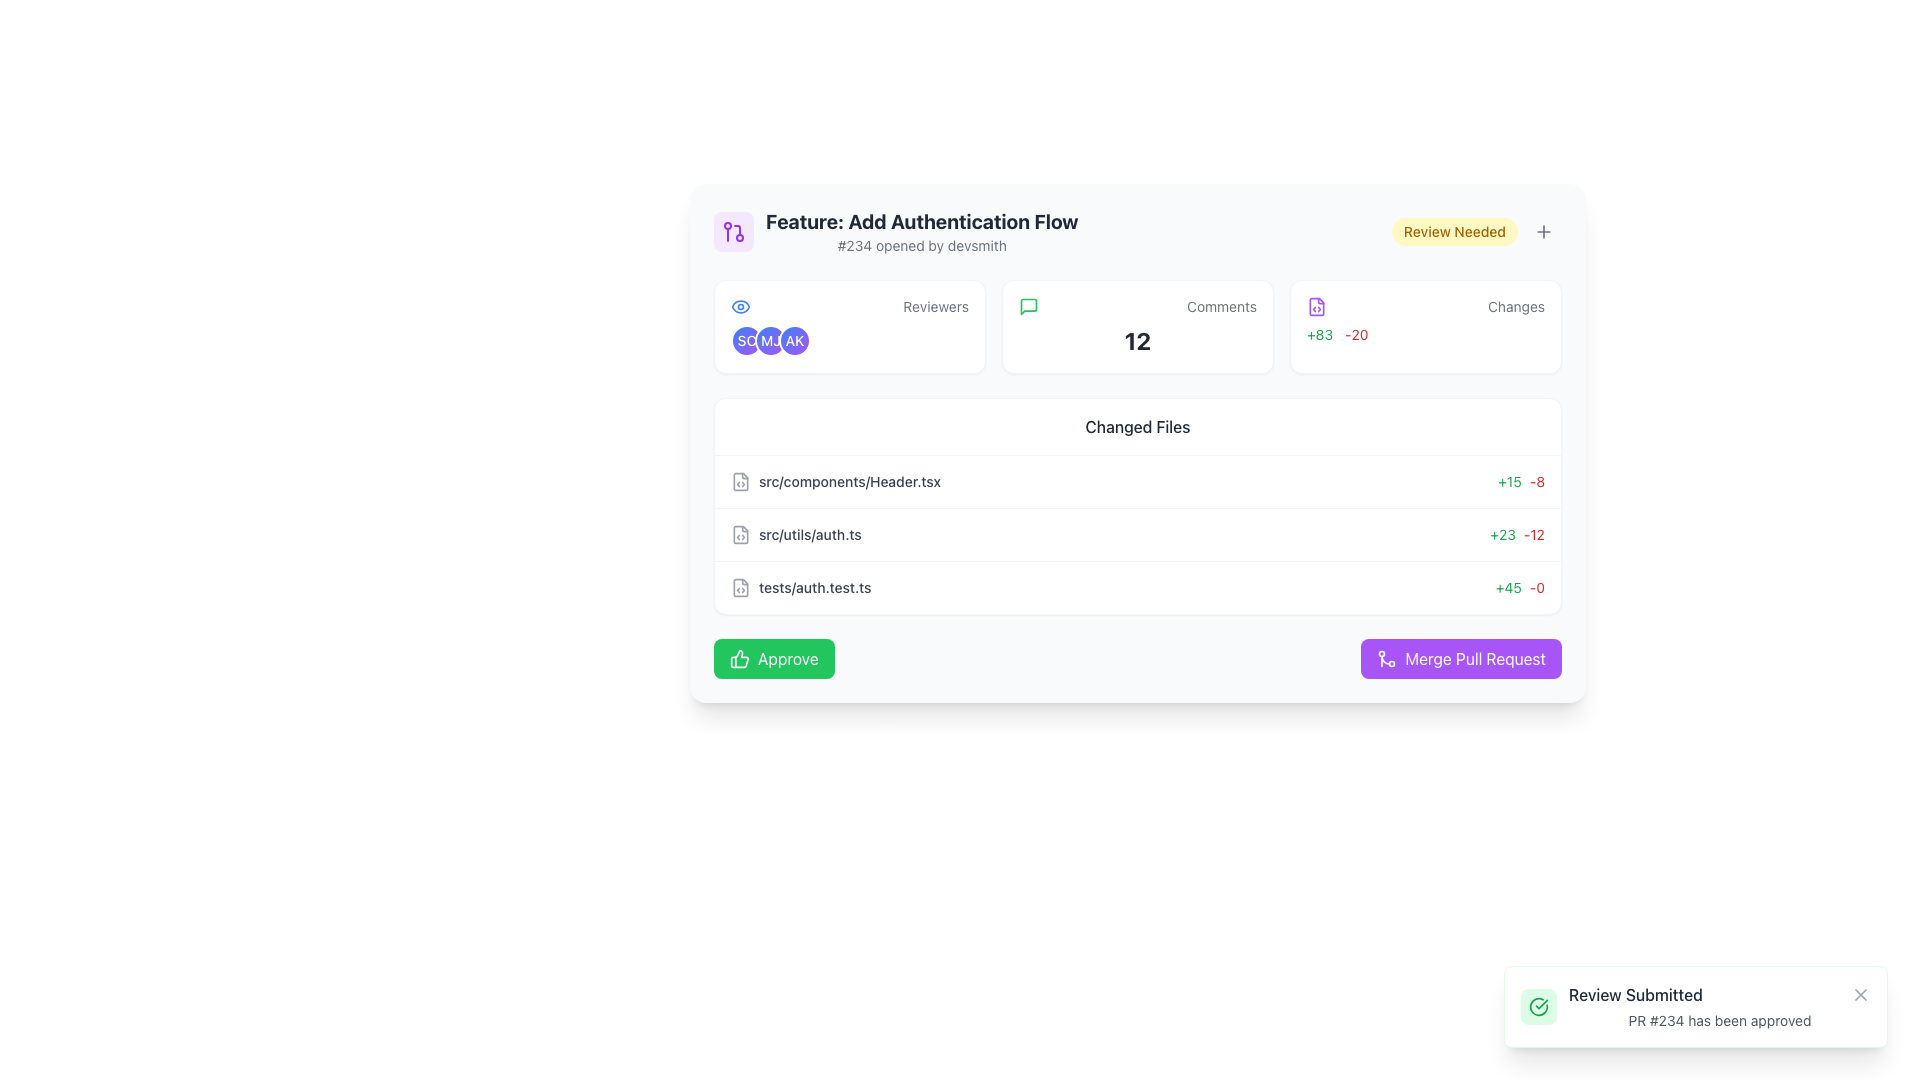  I want to click on the text label reading '#234 opened by devsmith', which is a small gray-colored sans-serif font label located below the heading 'Feature: Add Authentication Flow', so click(921, 245).